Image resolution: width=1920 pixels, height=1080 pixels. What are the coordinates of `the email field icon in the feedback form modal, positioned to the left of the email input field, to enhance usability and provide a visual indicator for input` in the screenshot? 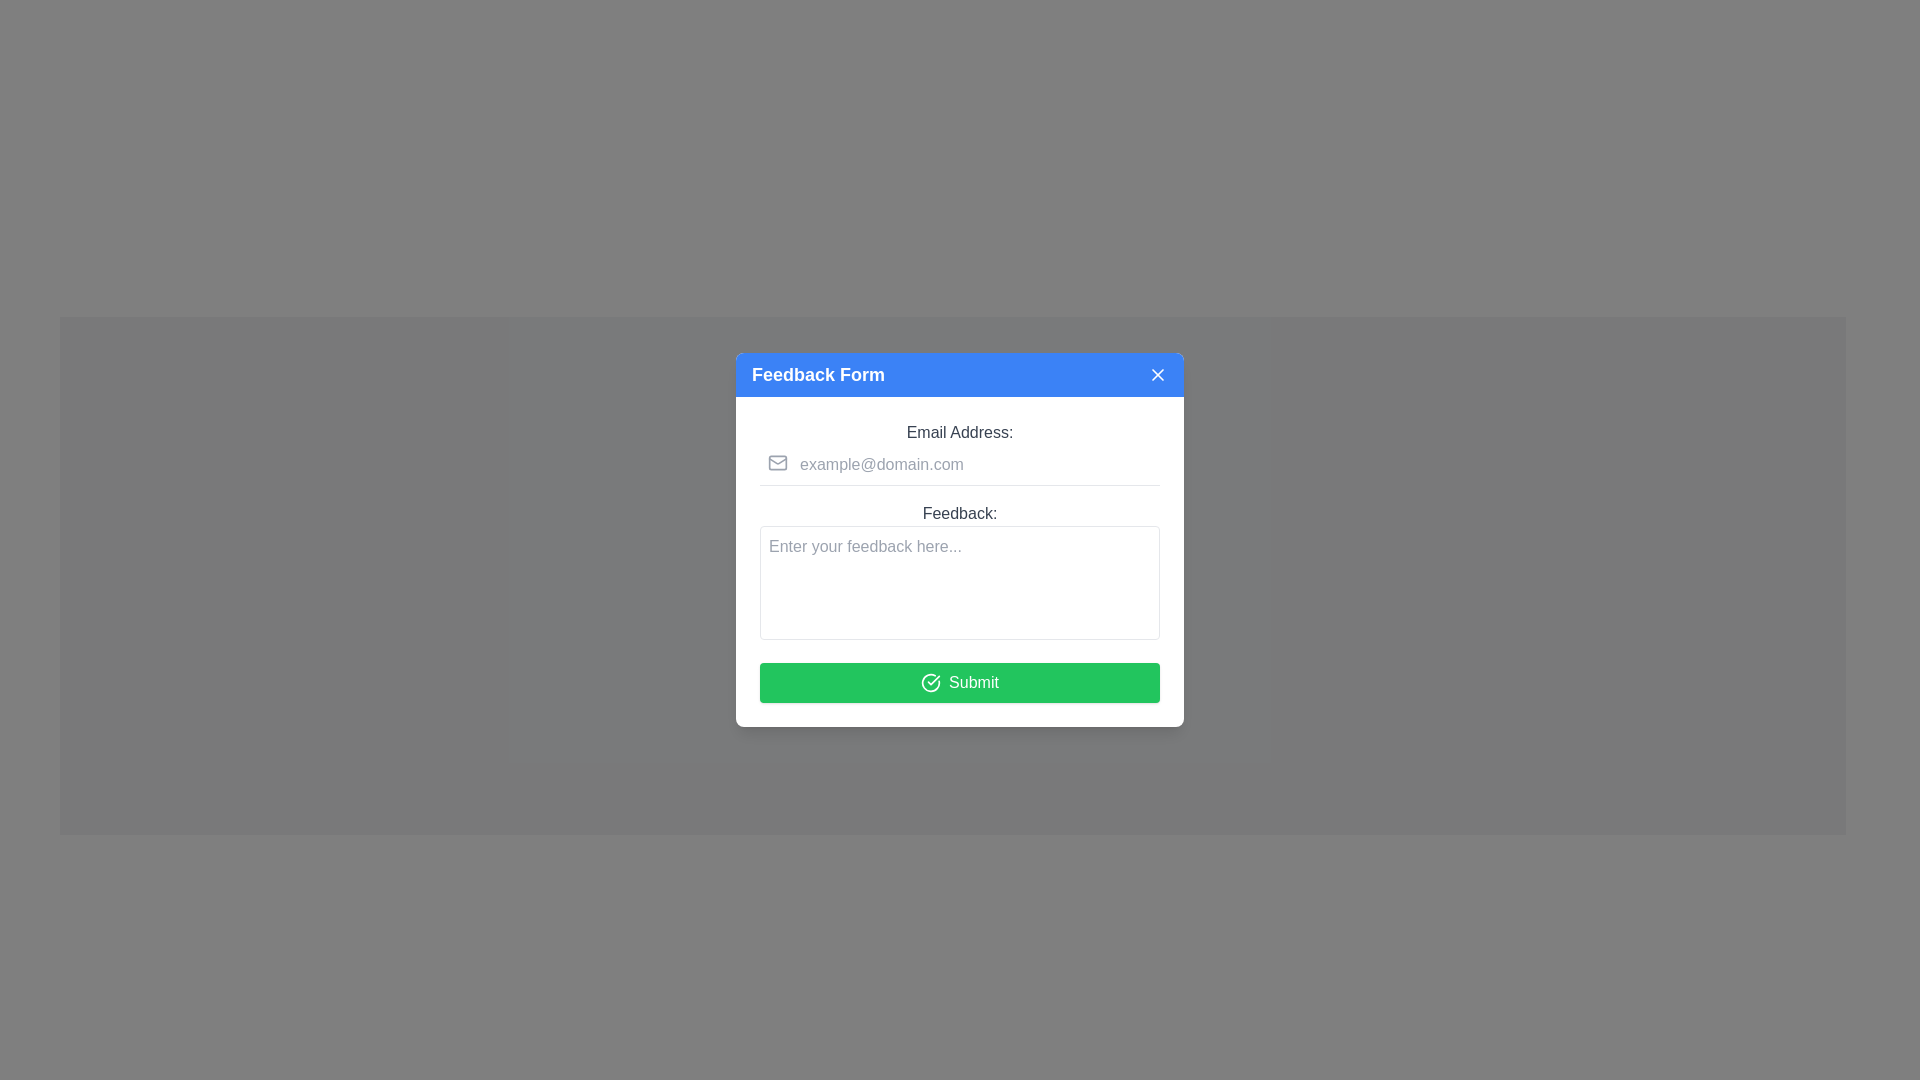 It's located at (776, 462).